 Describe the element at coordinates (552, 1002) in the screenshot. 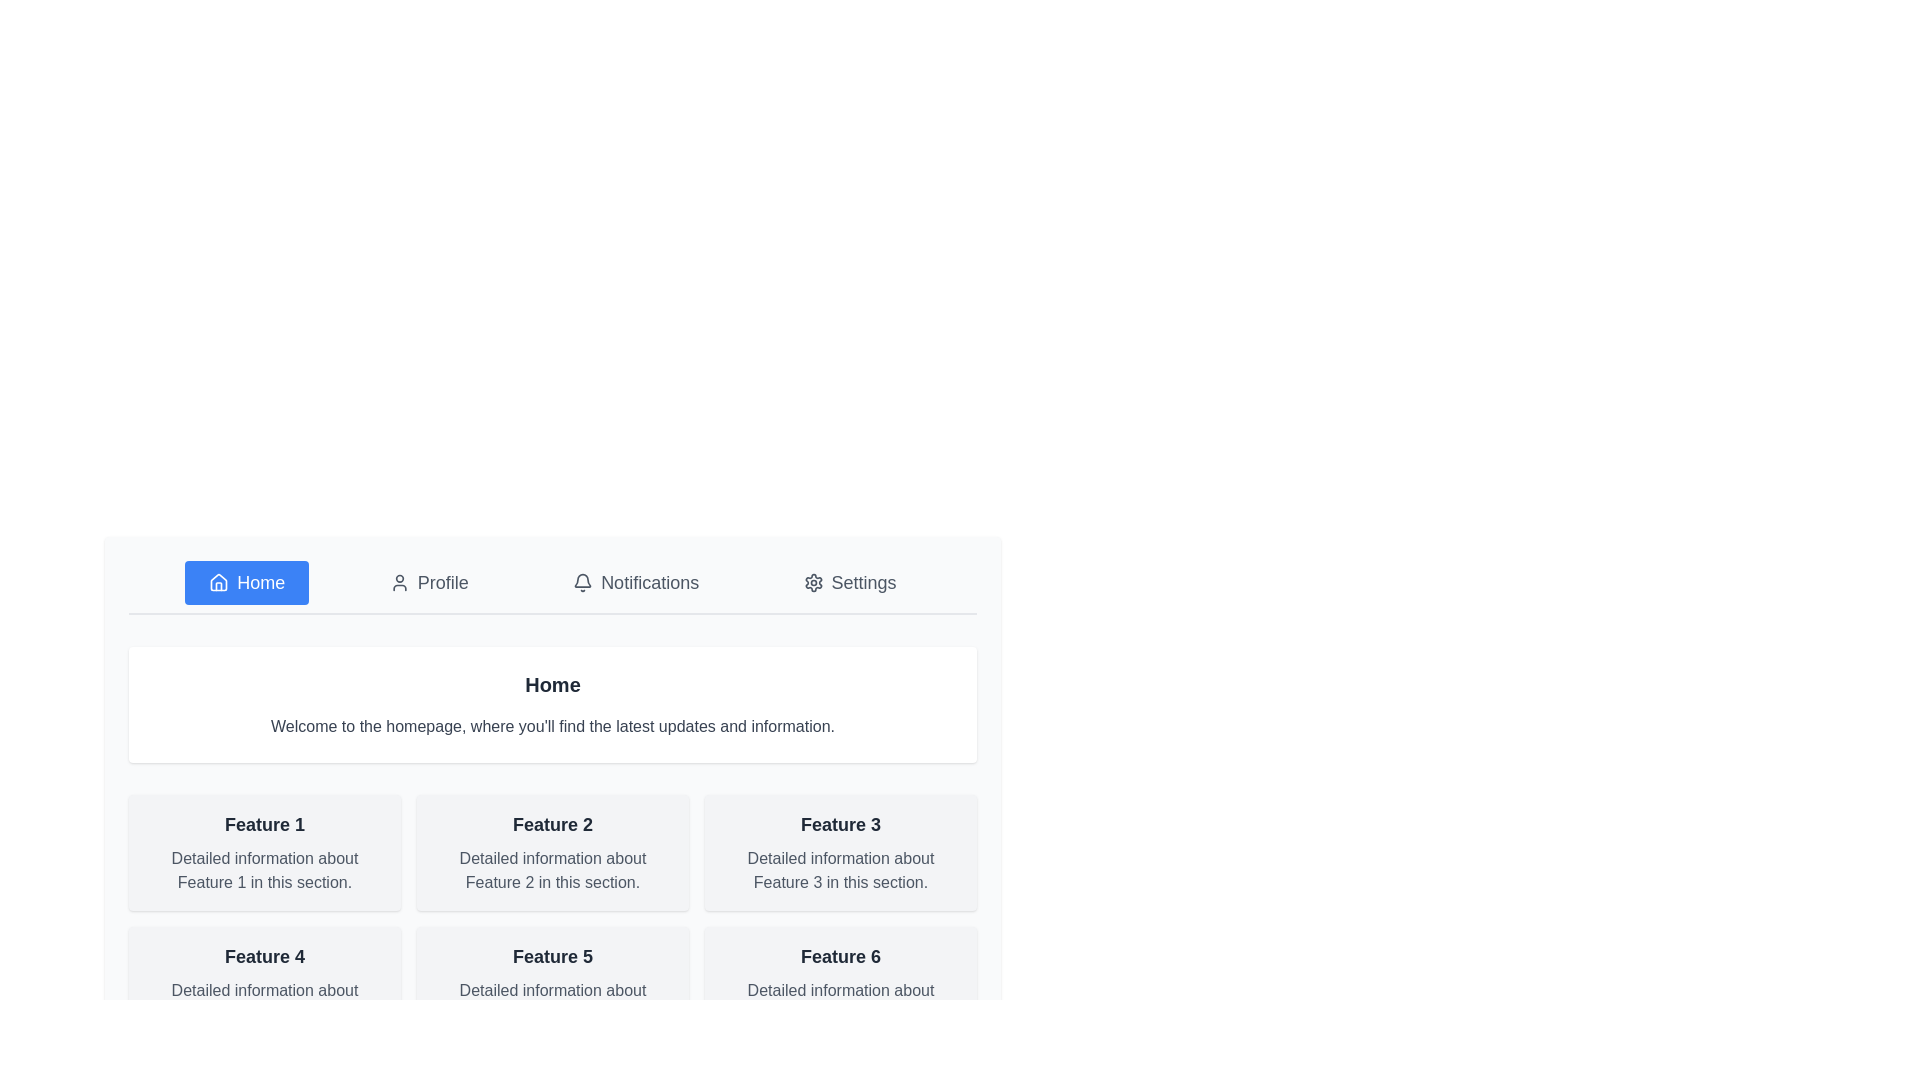

I see `text from the gray text block that says 'Detailed information about Feature 5 in this section.' located beneath the bold title 'Feature 5' in the second row and second column of the layout` at that location.